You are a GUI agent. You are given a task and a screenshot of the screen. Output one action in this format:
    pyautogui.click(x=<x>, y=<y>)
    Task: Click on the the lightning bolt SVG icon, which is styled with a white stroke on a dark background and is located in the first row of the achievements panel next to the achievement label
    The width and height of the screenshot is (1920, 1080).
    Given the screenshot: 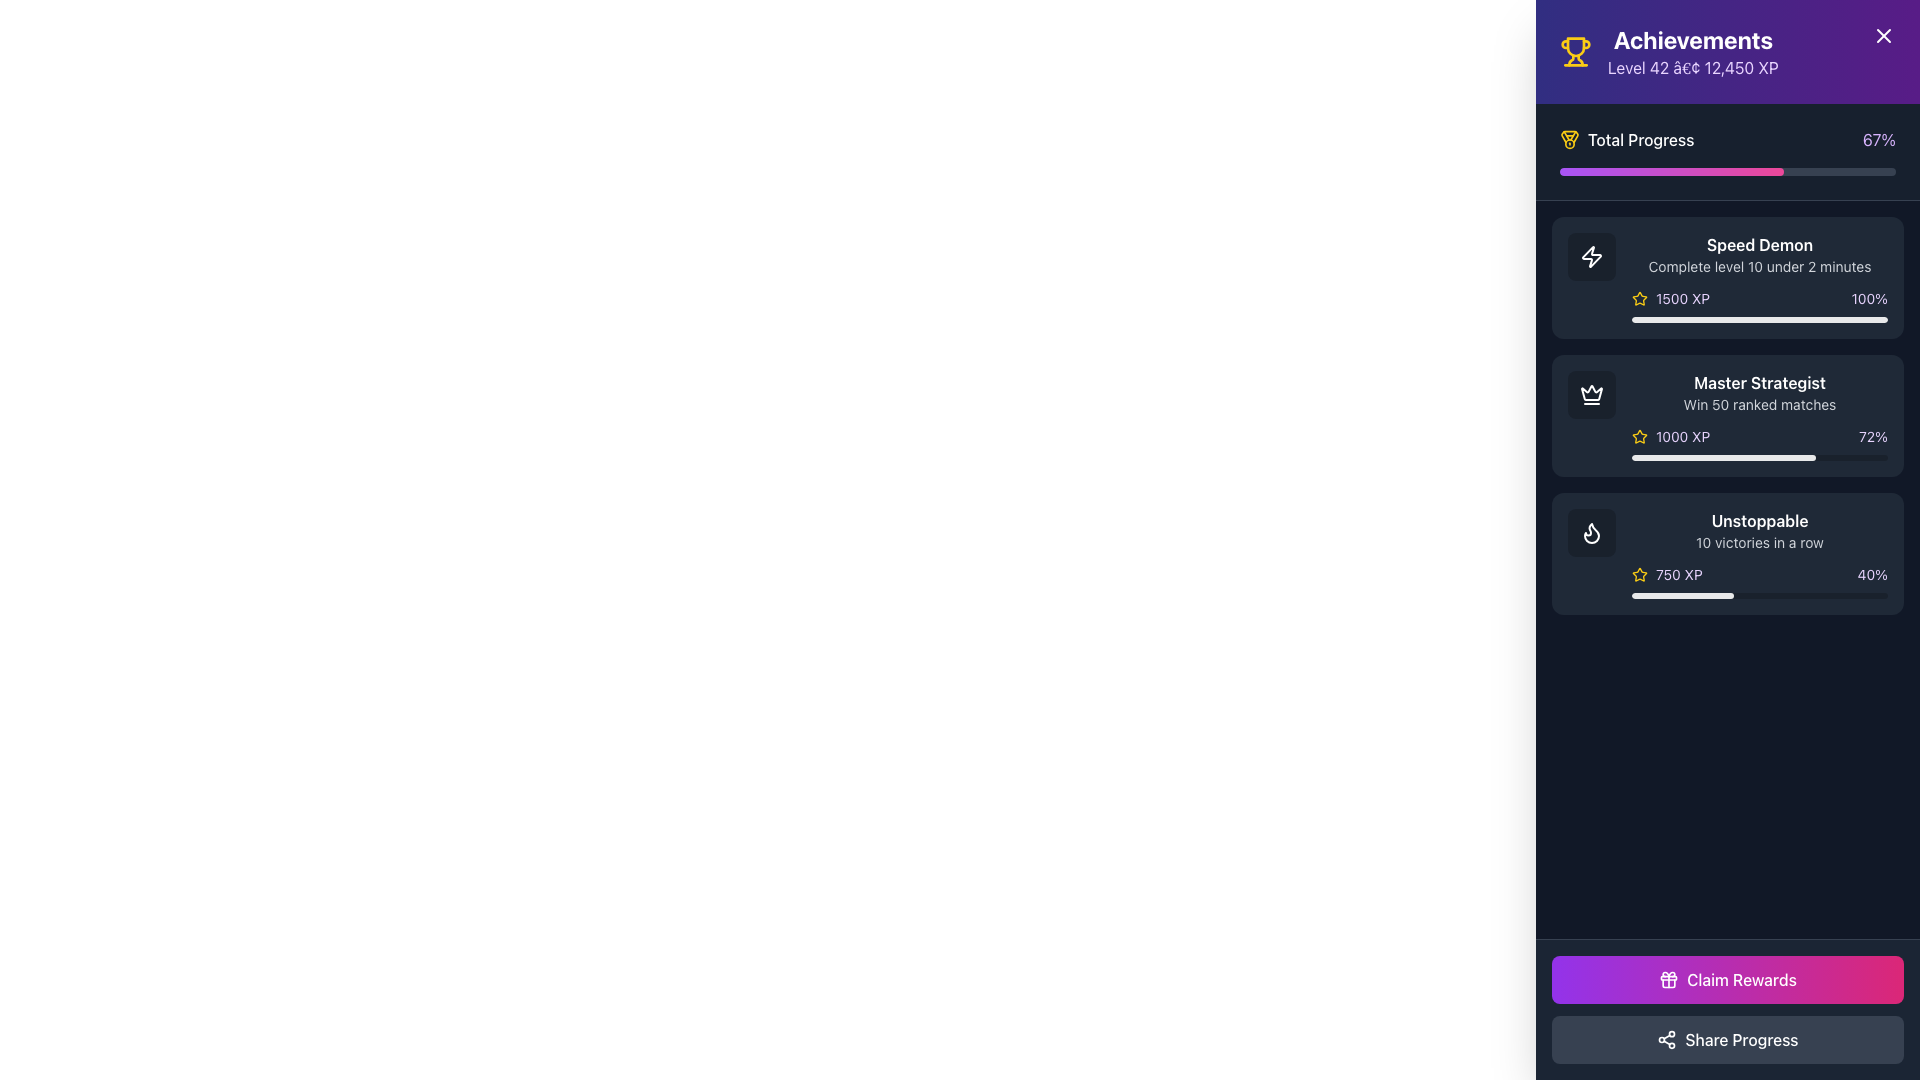 What is the action you would take?
    pyautogui.click(x=1591, y=254)
    